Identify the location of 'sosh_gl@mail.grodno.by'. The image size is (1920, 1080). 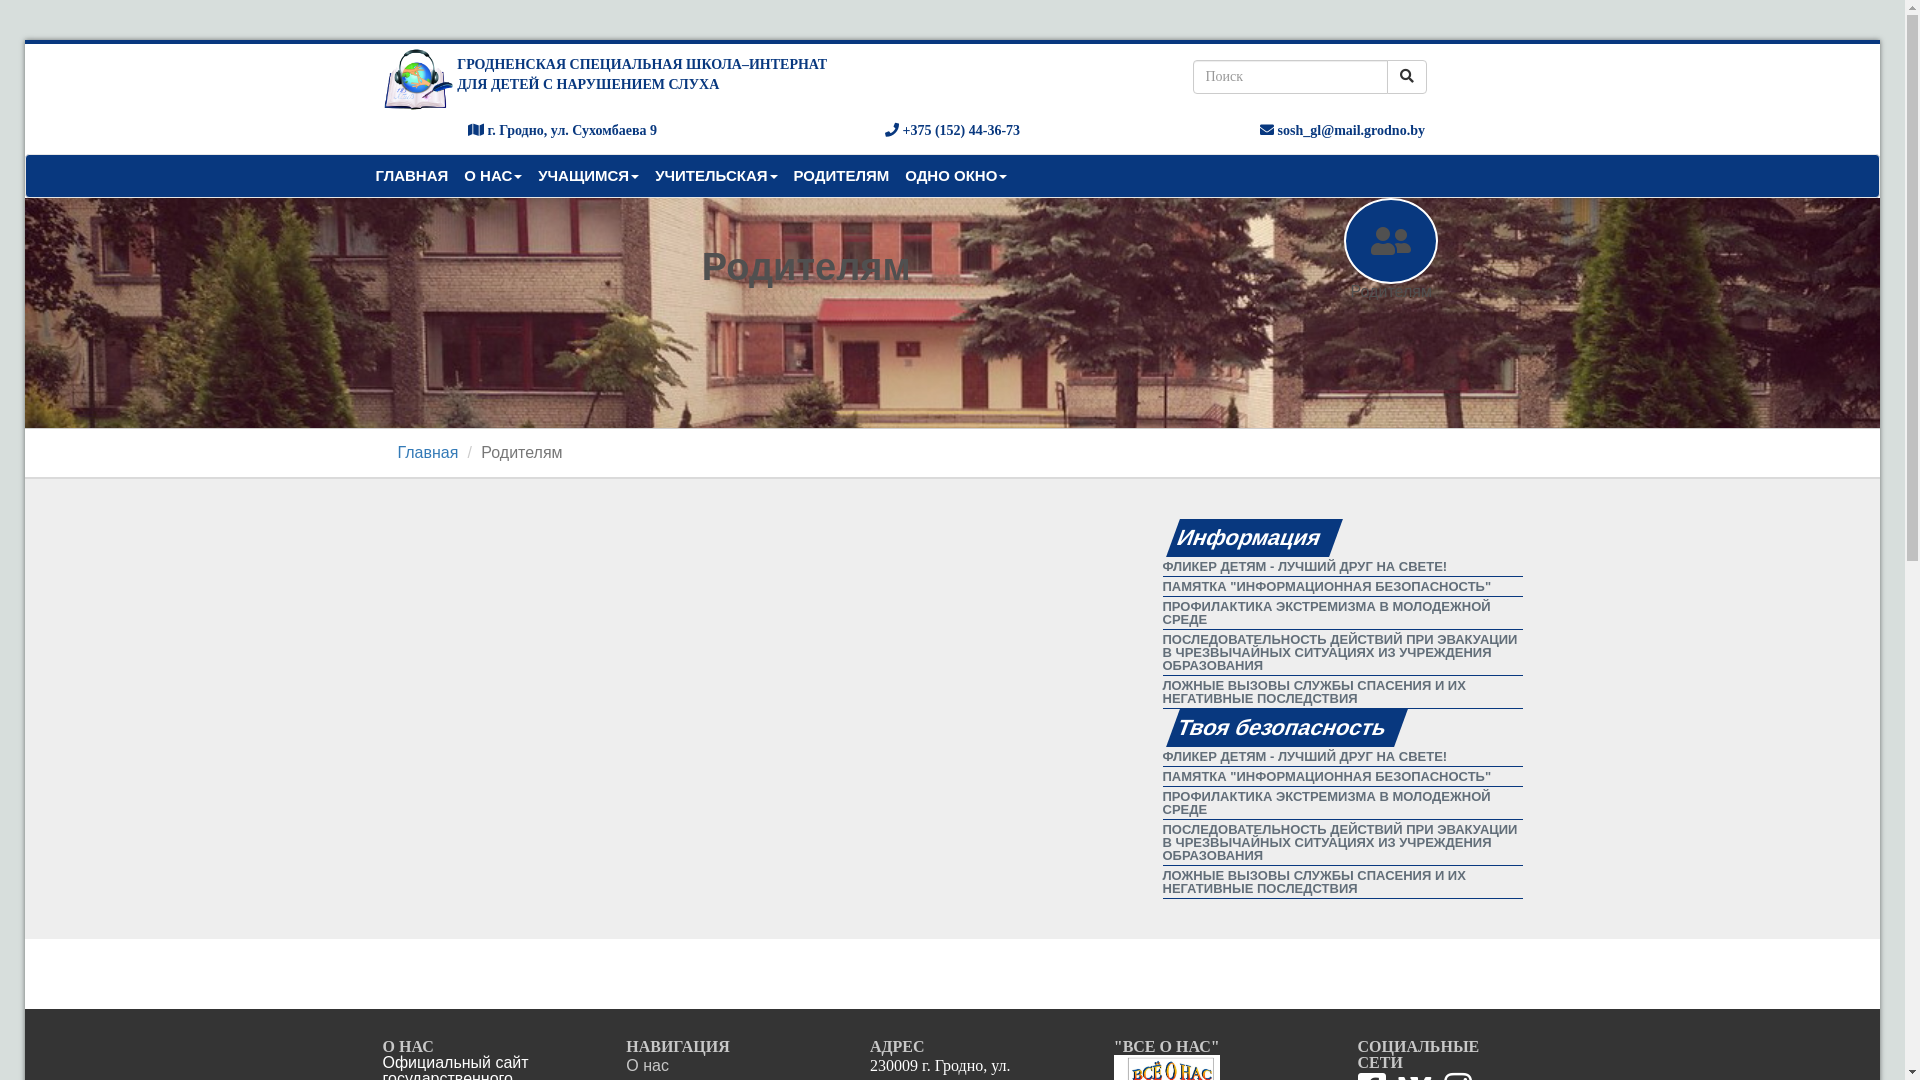
(1342, 130).